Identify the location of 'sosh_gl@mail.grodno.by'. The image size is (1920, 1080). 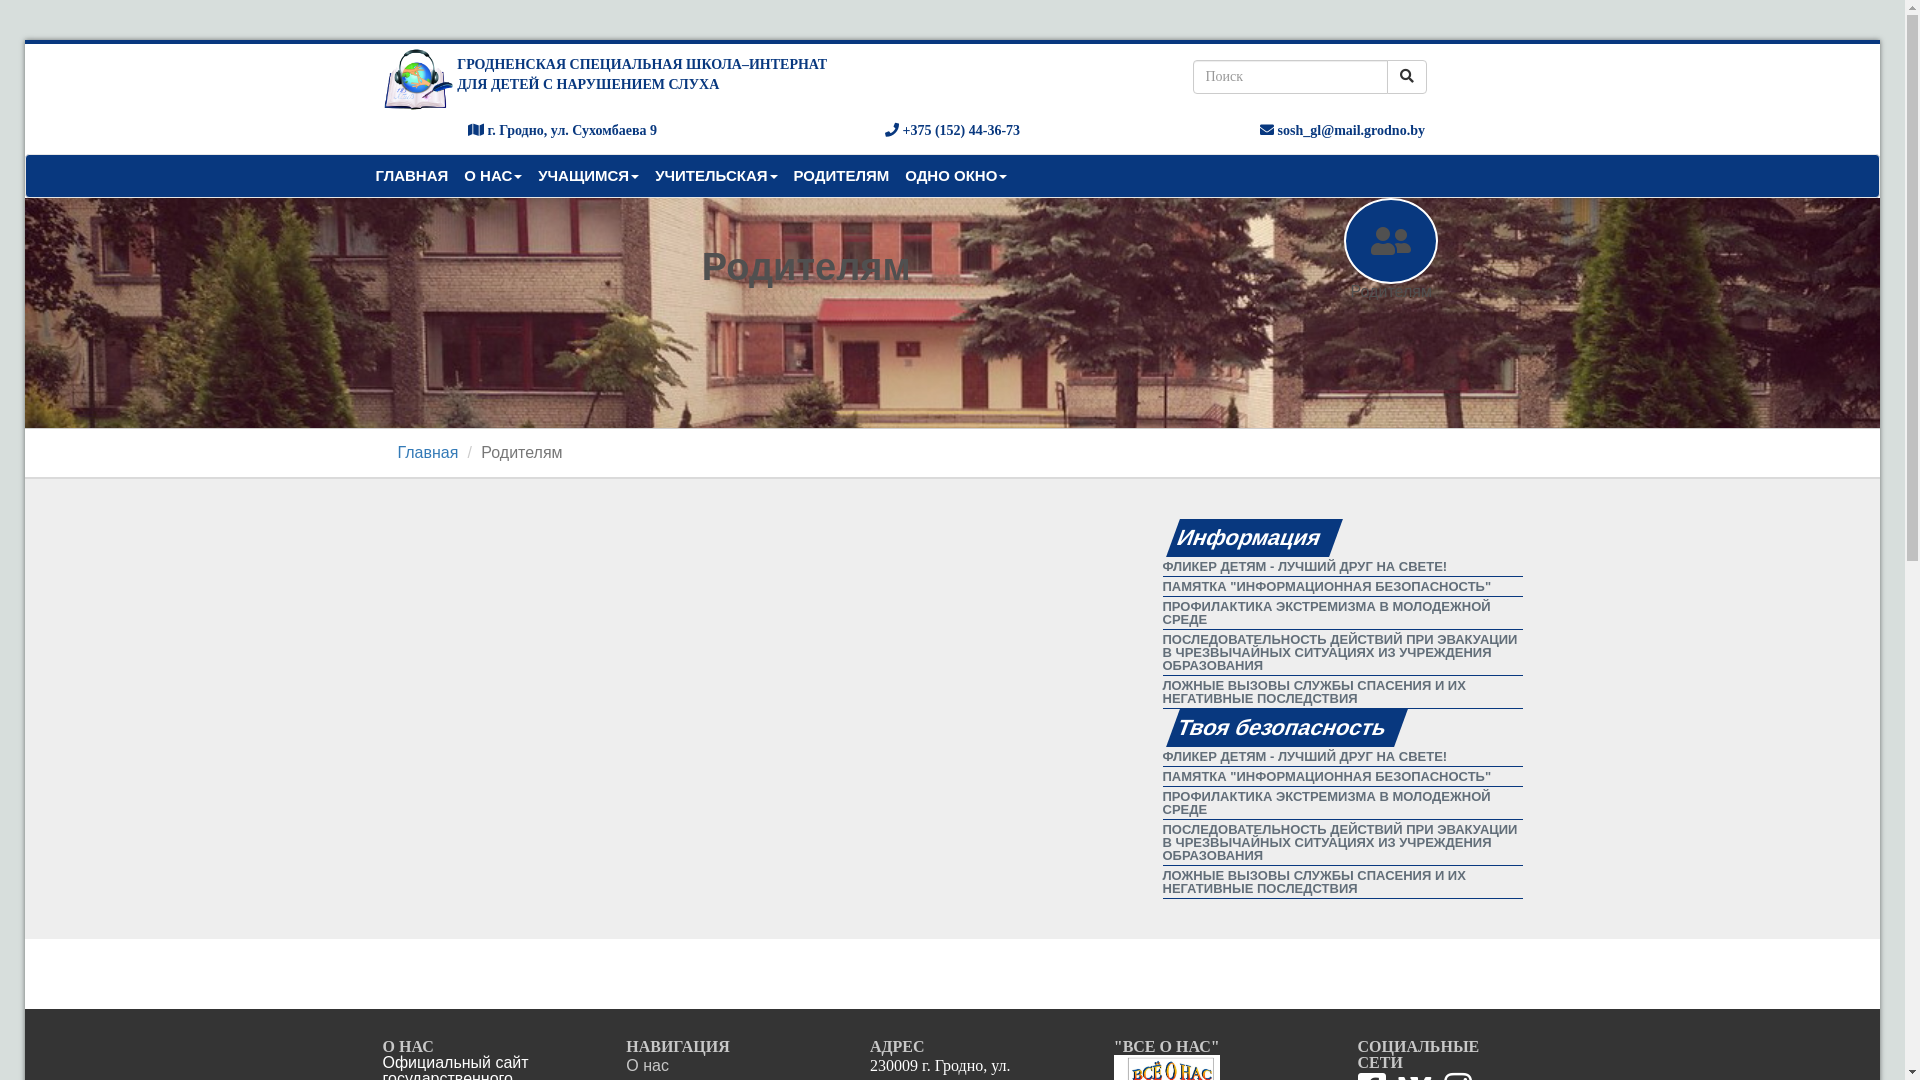
(1342, 130).